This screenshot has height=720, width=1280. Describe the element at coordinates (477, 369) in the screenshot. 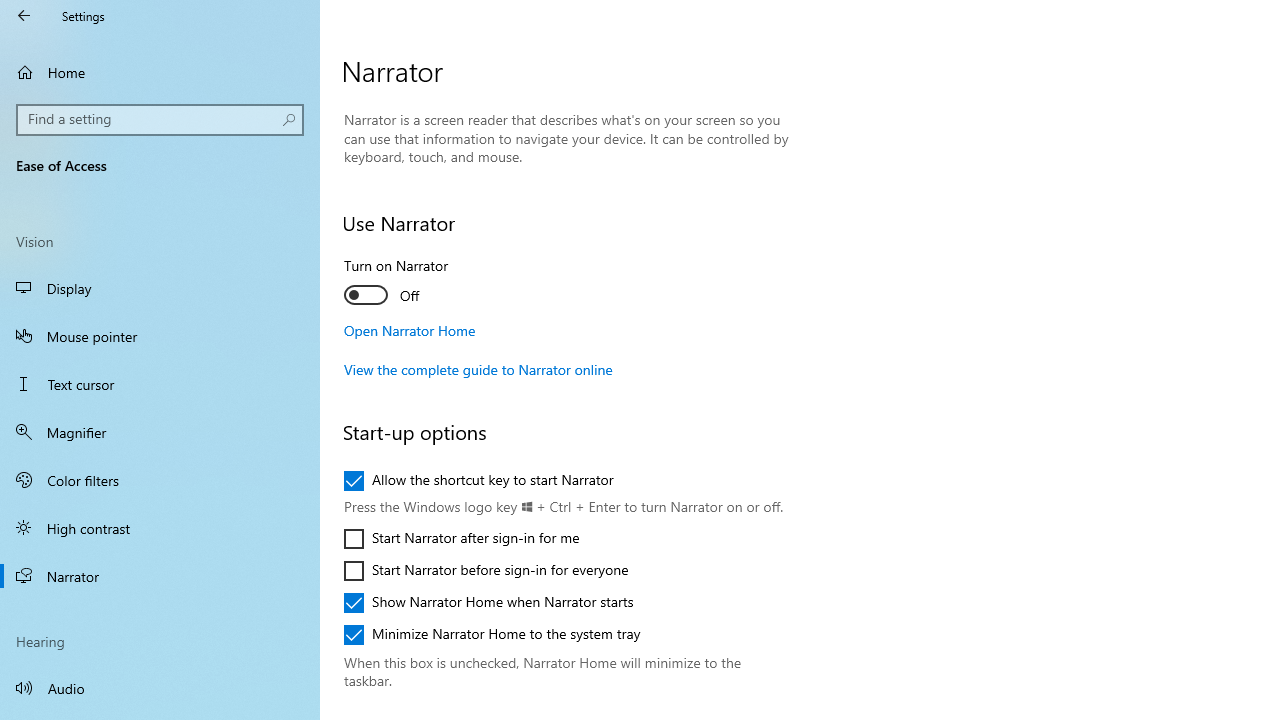

I see `'View the complete guide to Narrator online'` at that location.